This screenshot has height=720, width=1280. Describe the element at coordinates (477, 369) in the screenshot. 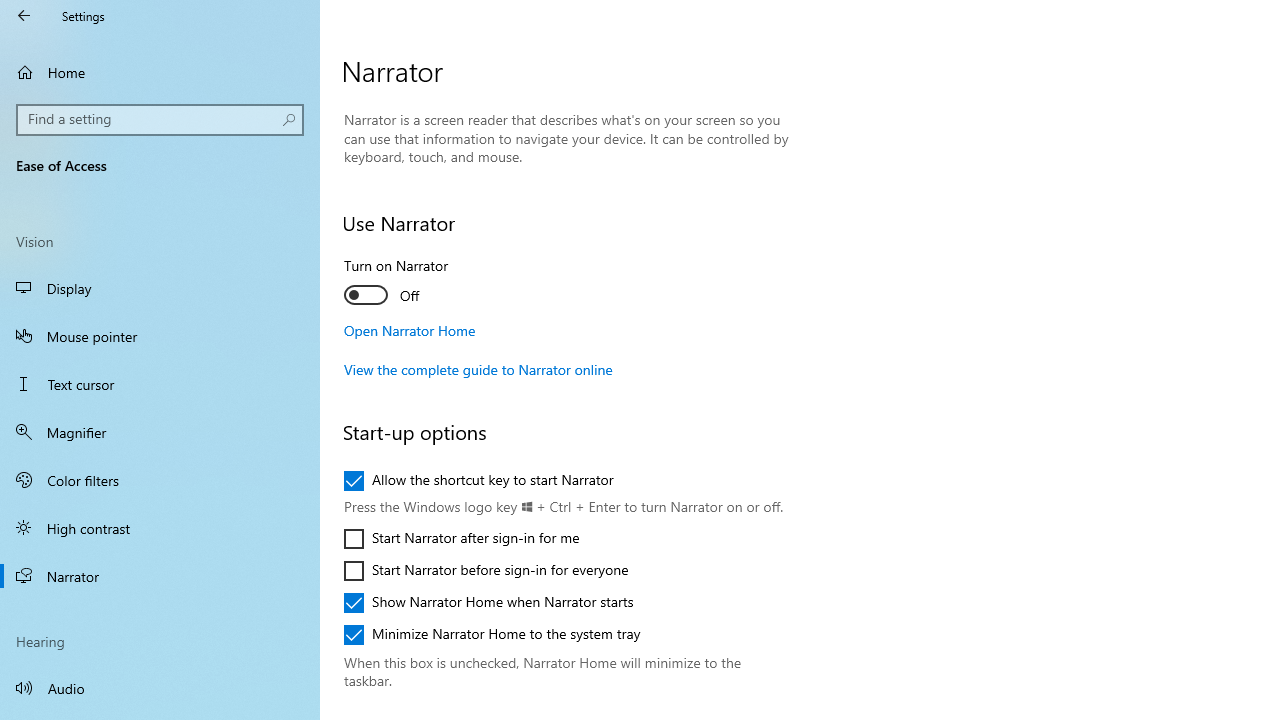

I see `'View the complete guide to Narrator online'` at that location.